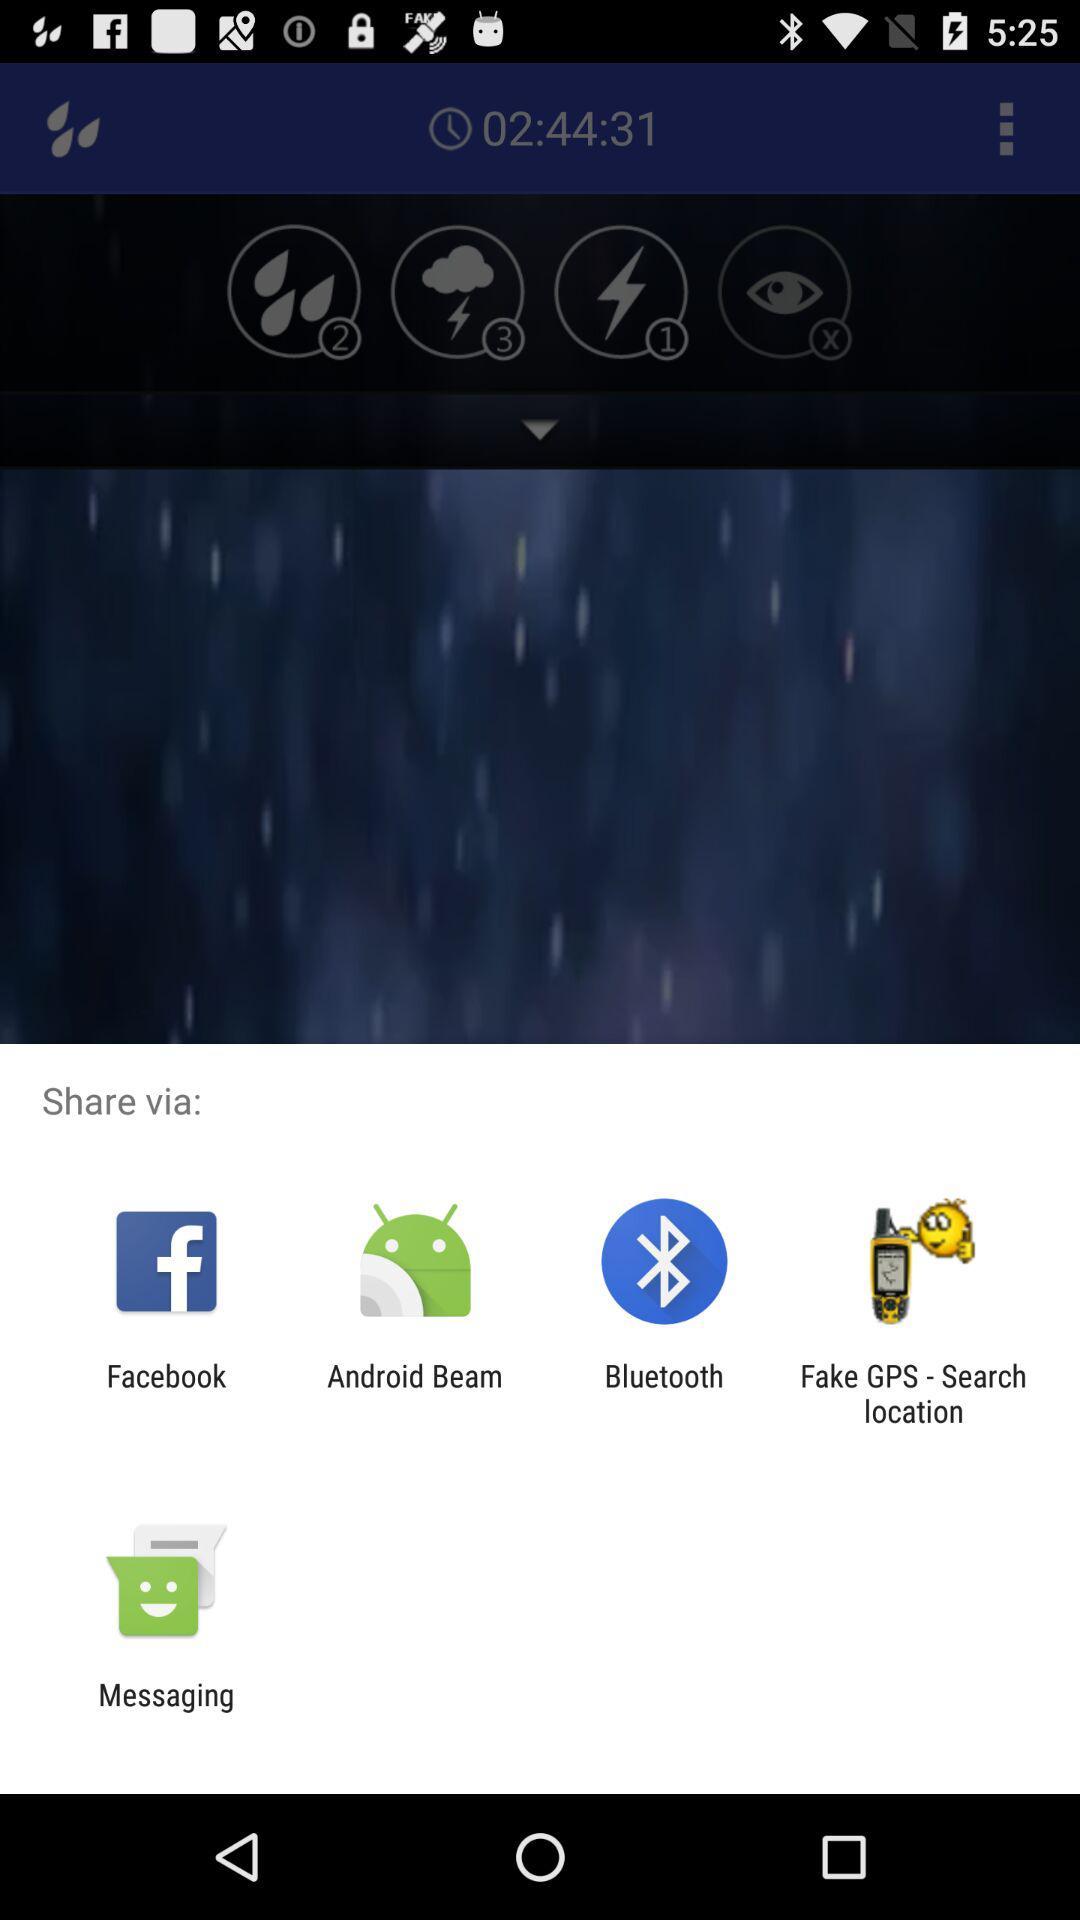  Describe the element at coordinates (913, 1392) in the screenshot. I see `the icon to the right of bluetooth app` at that location.